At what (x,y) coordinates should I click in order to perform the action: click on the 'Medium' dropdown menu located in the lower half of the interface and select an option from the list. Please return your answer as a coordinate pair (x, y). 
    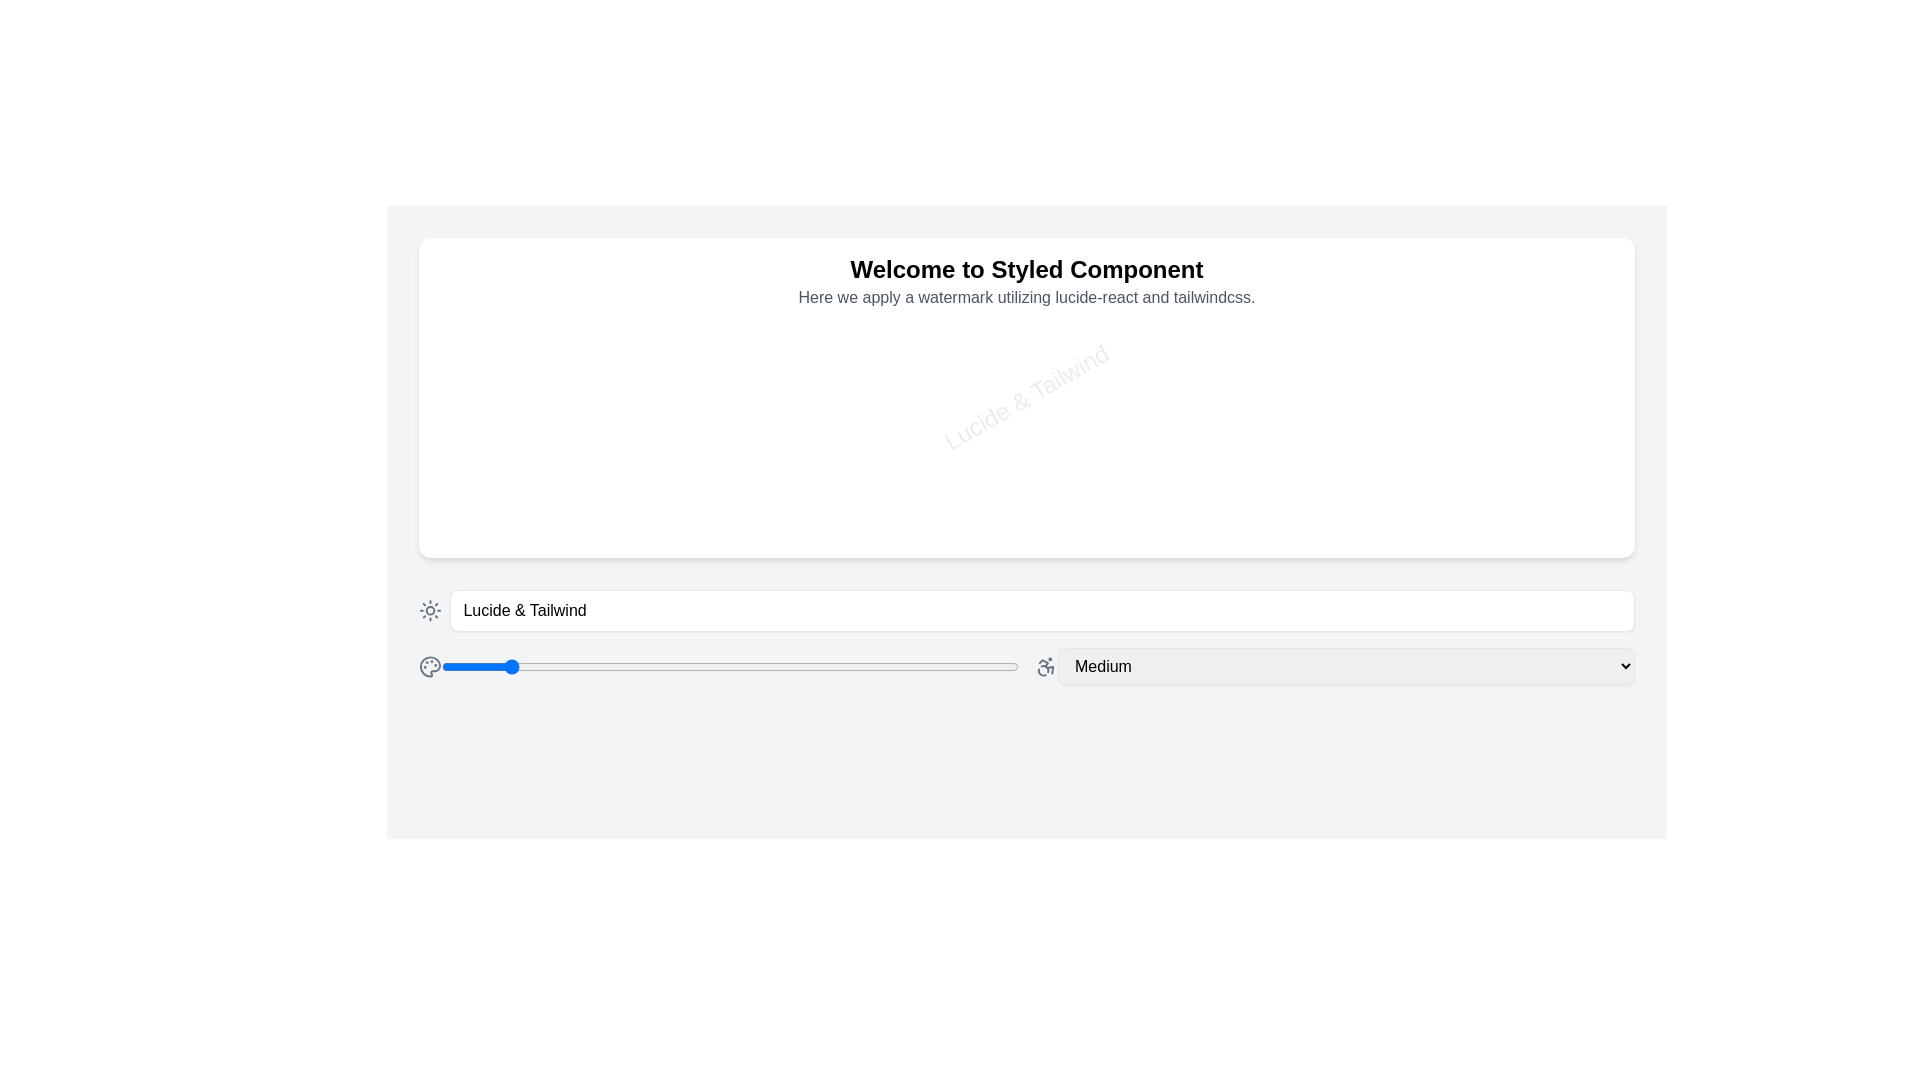
    Looking at the image, I should click on (1334, 666).